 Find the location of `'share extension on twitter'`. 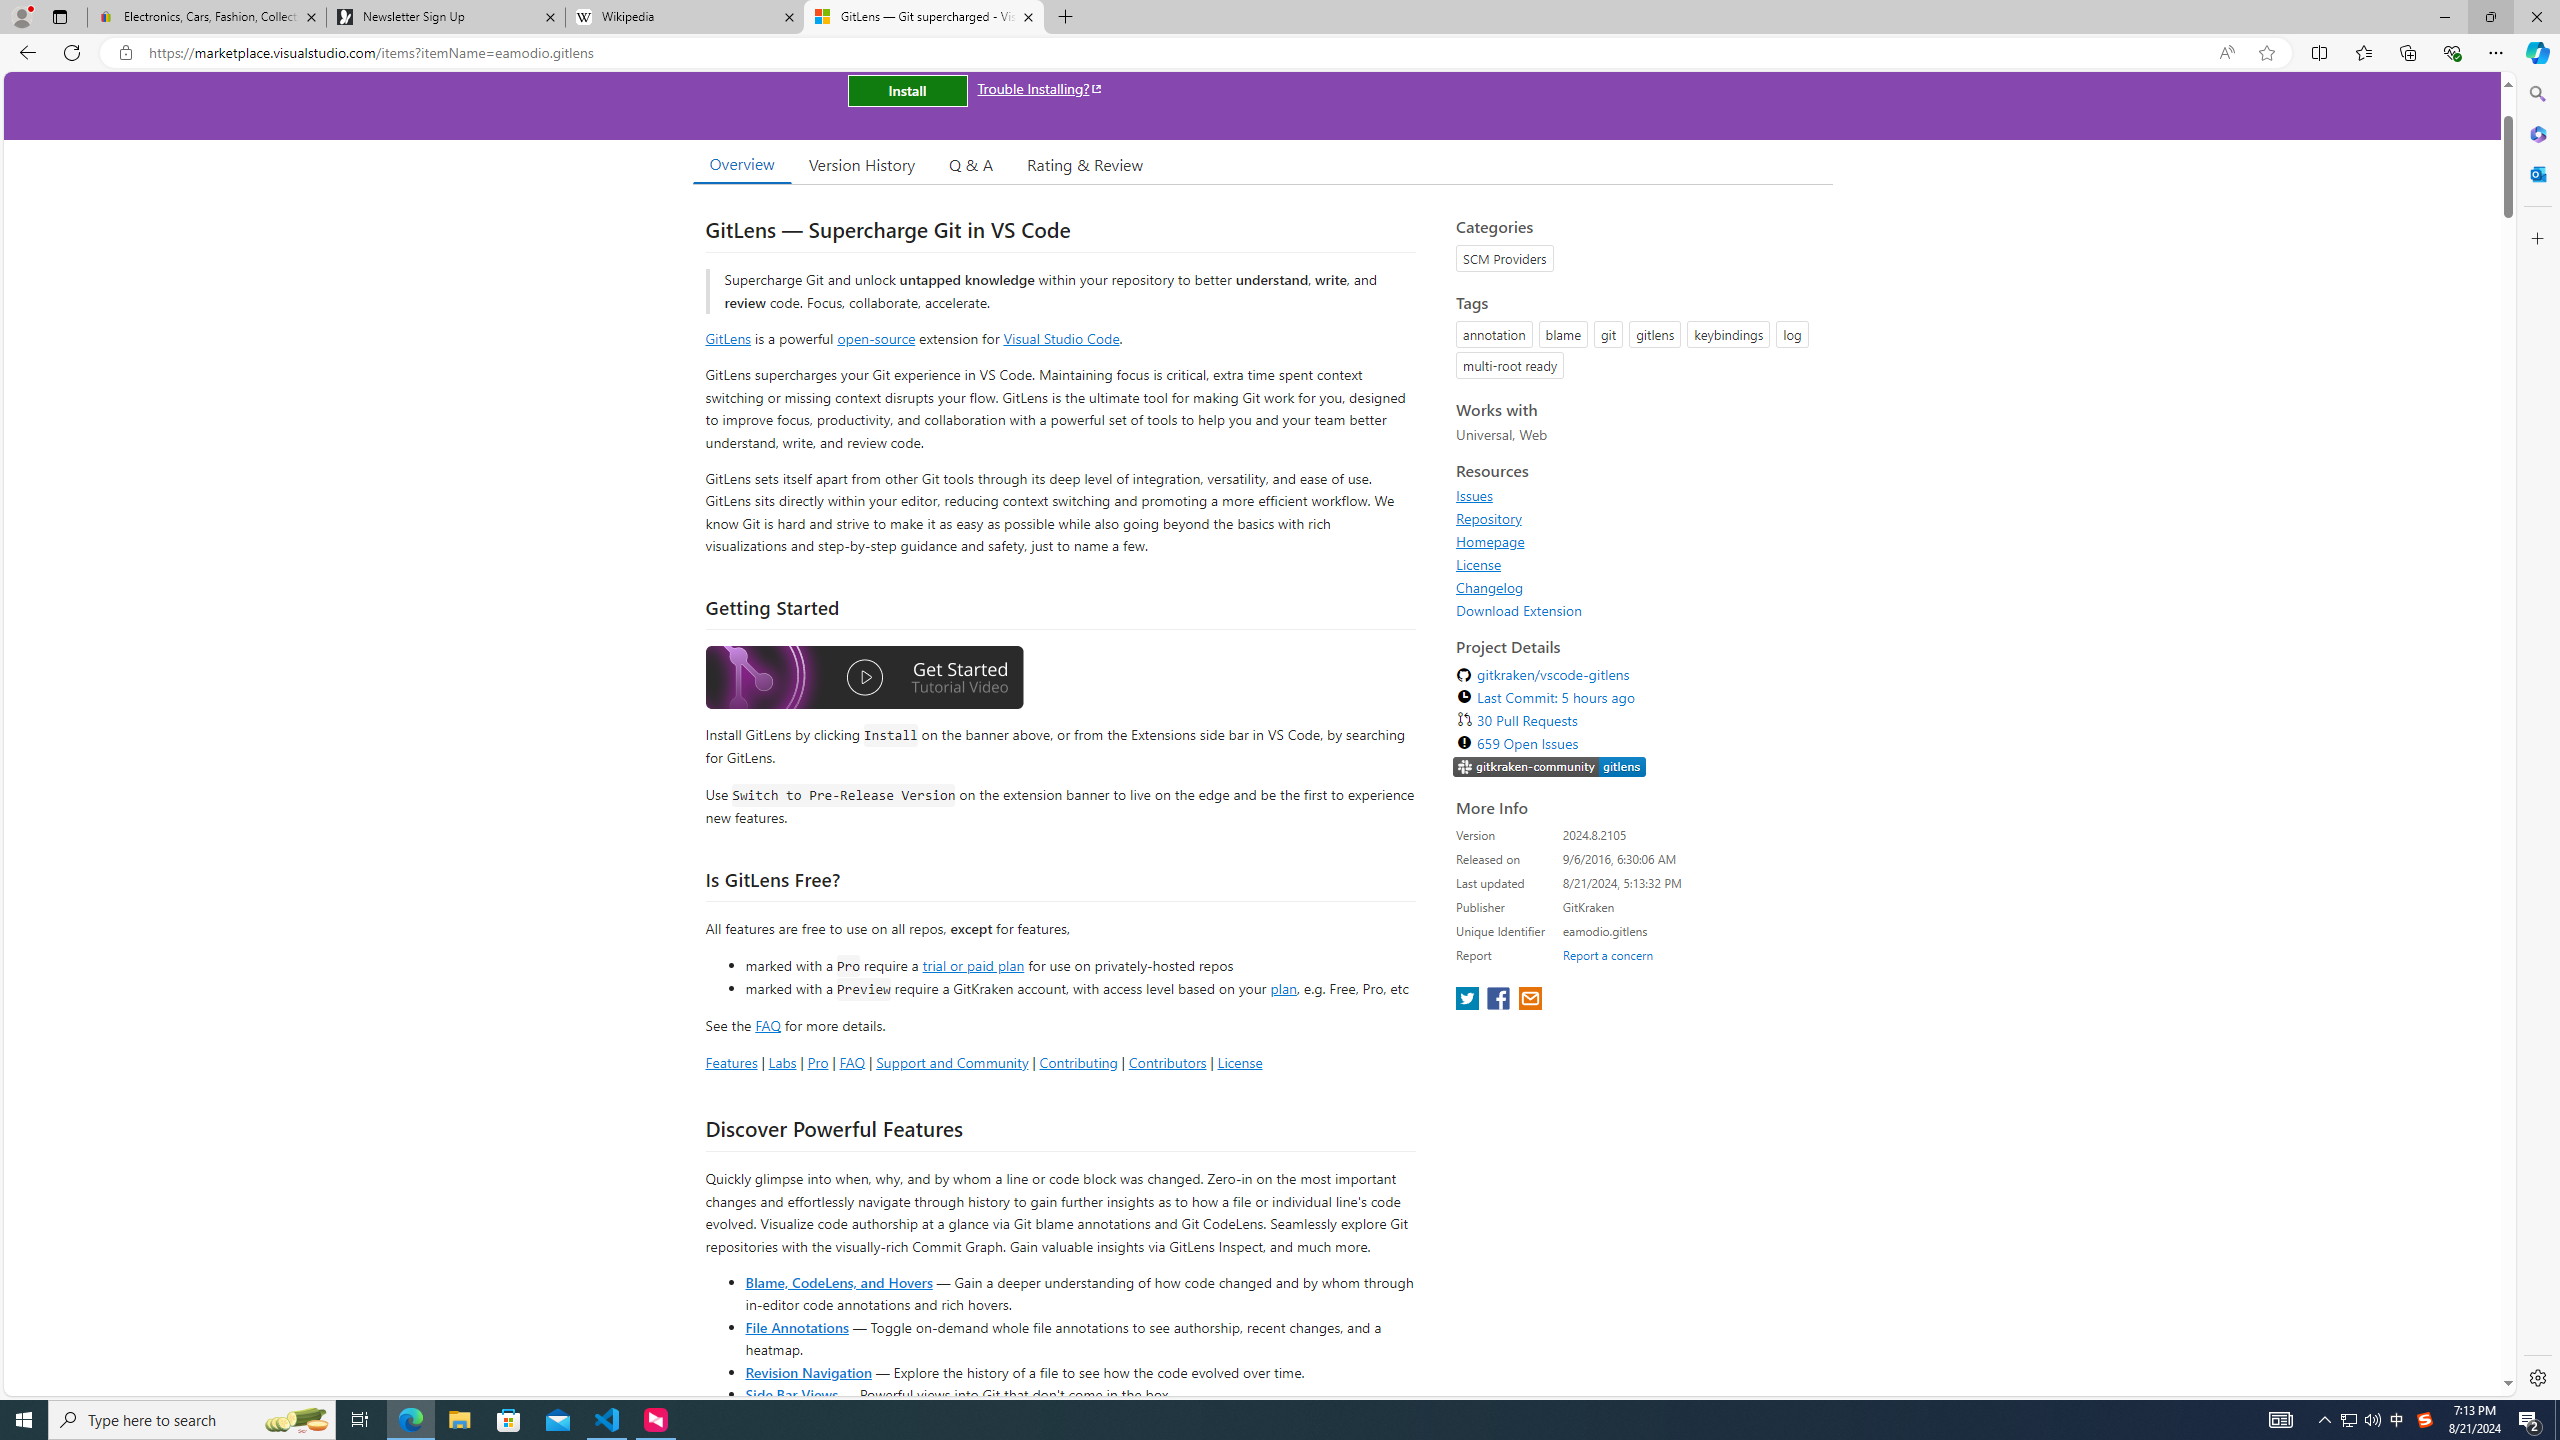

'share extension on twitter' is located at coordinates (1468, 999).